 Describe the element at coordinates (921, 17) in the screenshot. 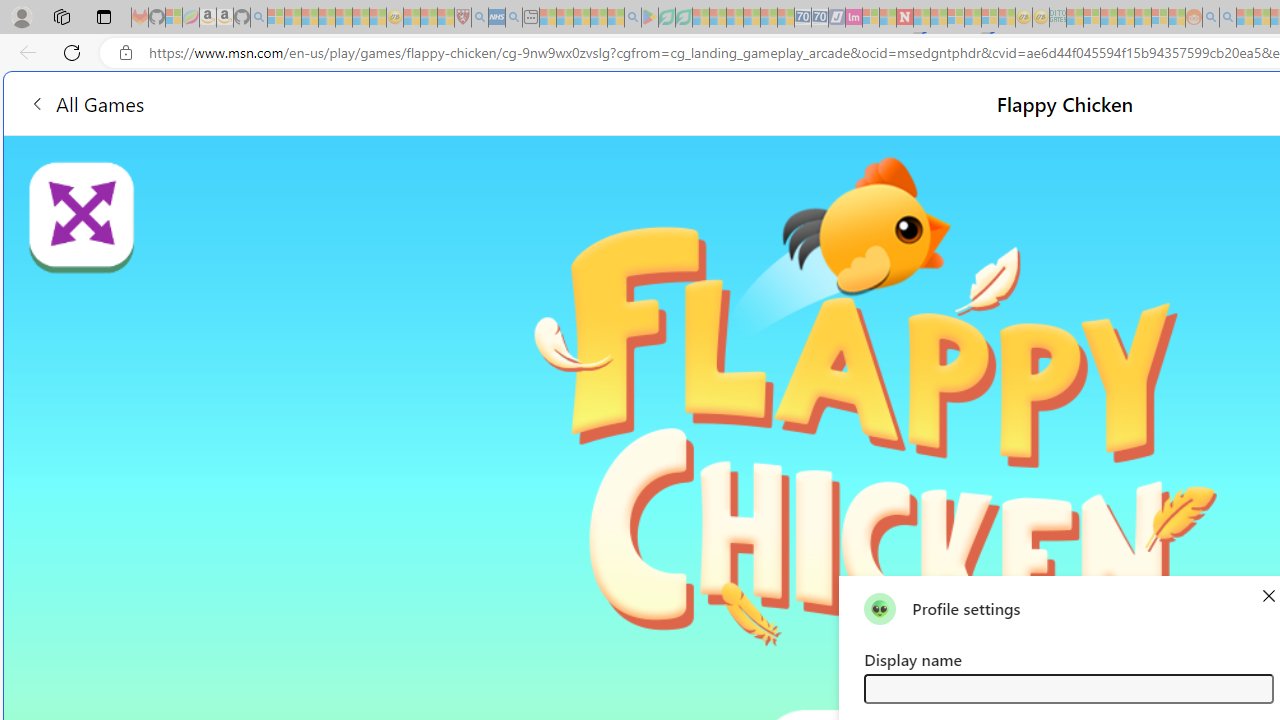

I see `'Trusted Community Engagement and Contributions | Guidelines'` at that location.